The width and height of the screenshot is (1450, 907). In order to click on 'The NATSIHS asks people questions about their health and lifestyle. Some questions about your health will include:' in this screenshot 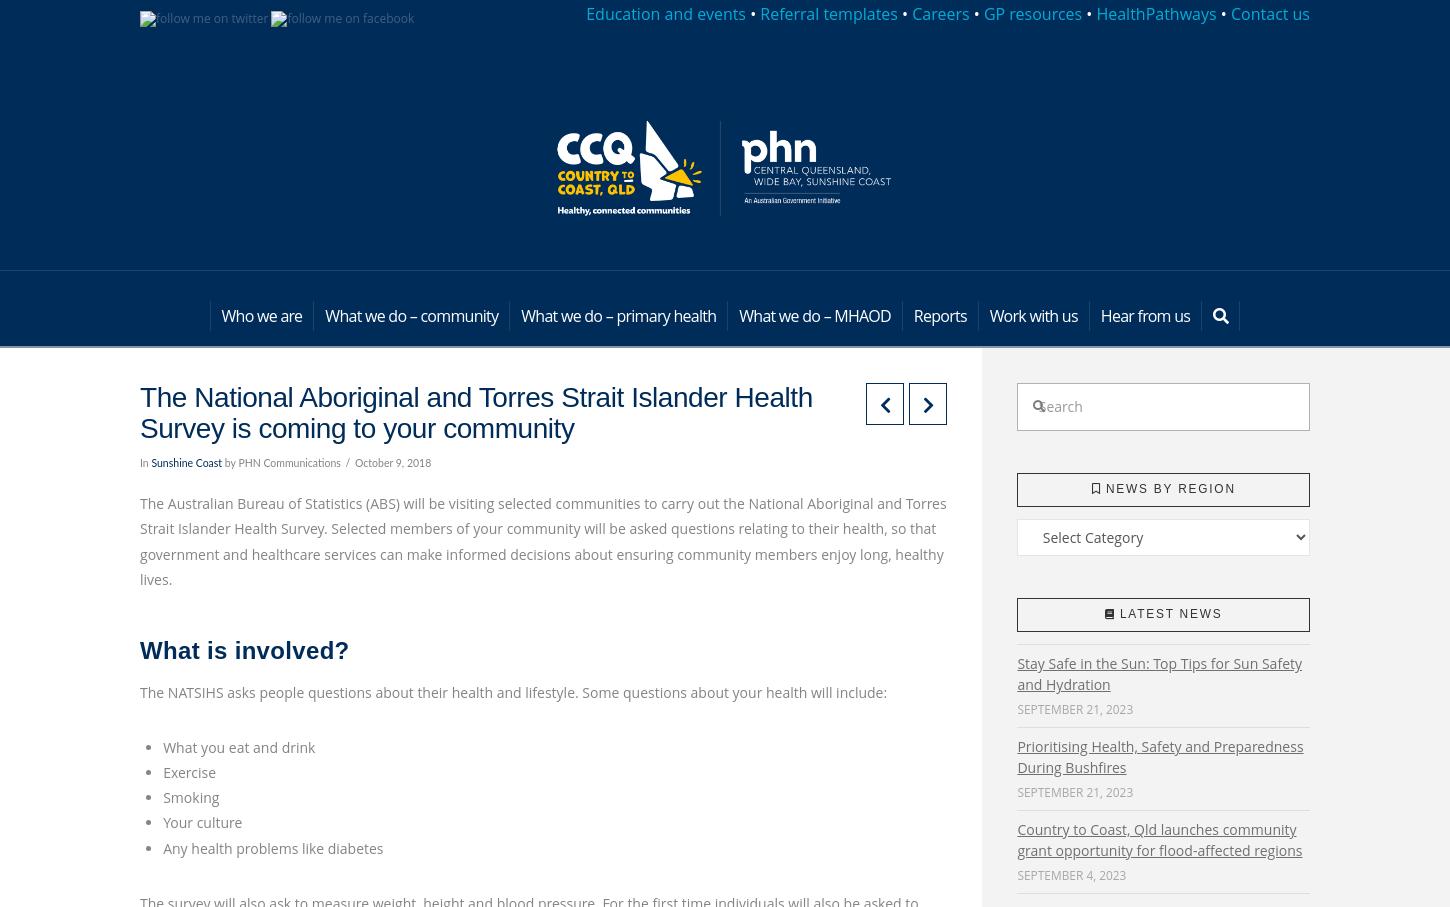, I will do `click(513, 690)`.